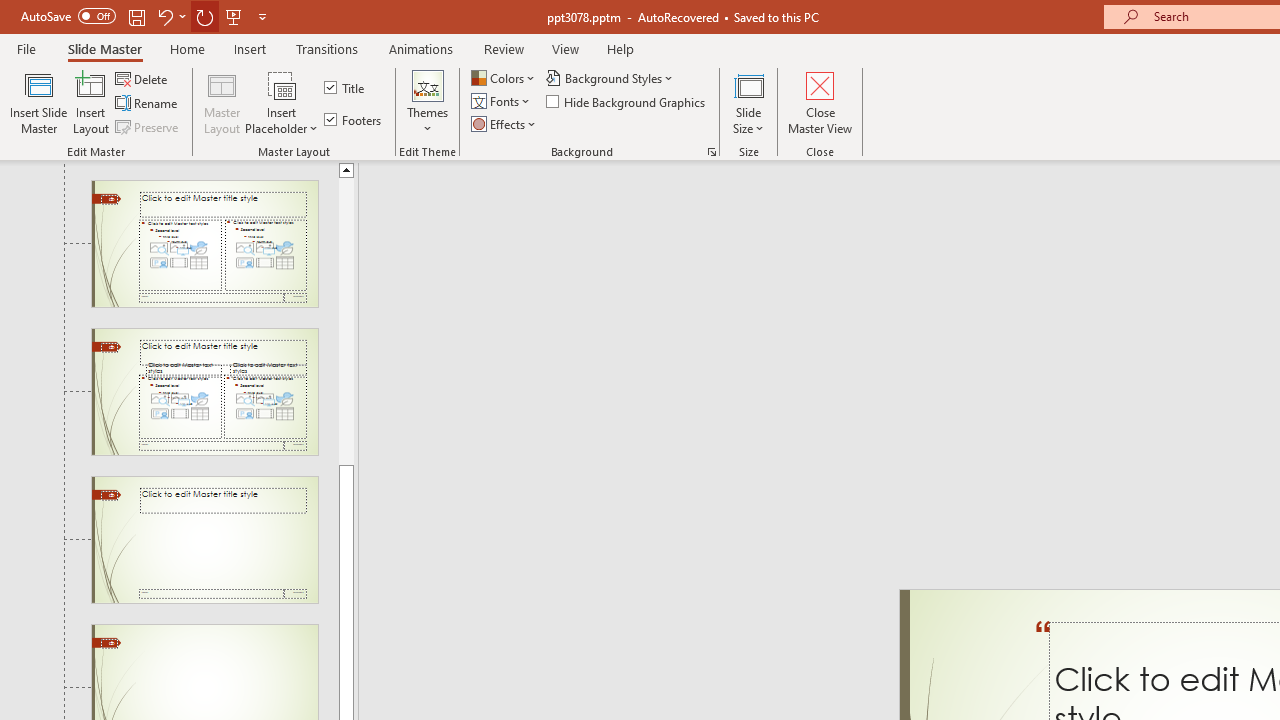 The height and width of the screenshot is (720, 1280). I want to click on 'Preserve', so click(148, 127).